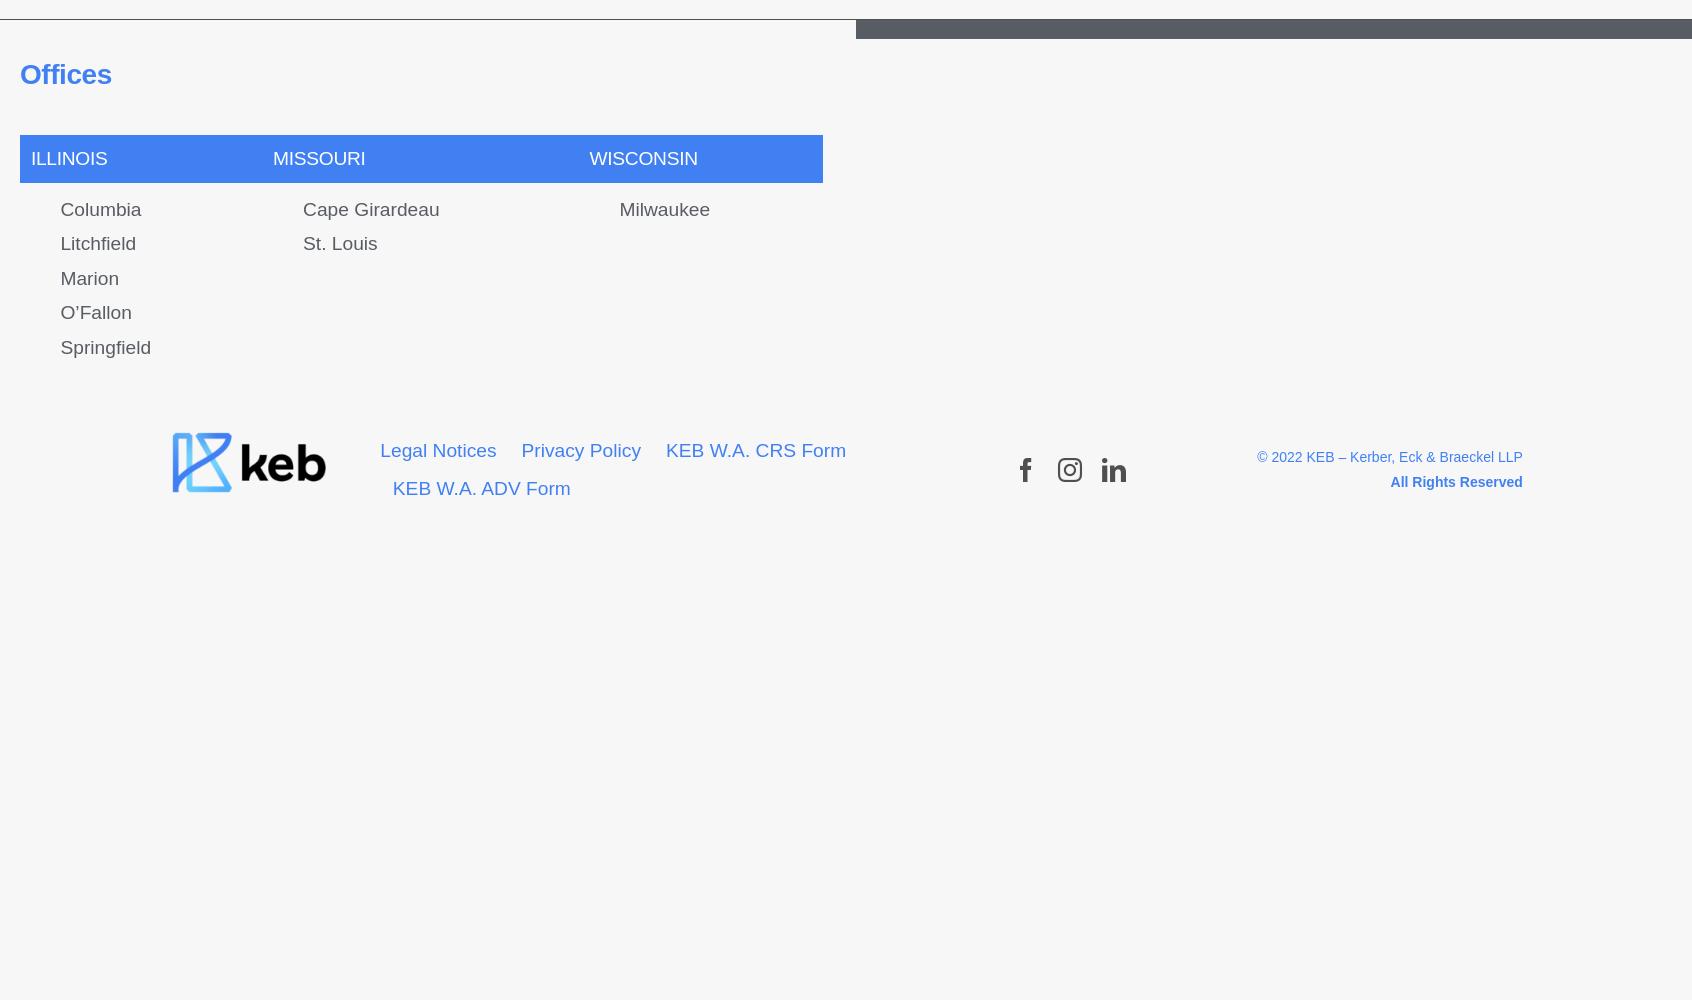 This screenshot has width=1692, height=1000. I want to click on 'Milwaukee', so click(664, 207).